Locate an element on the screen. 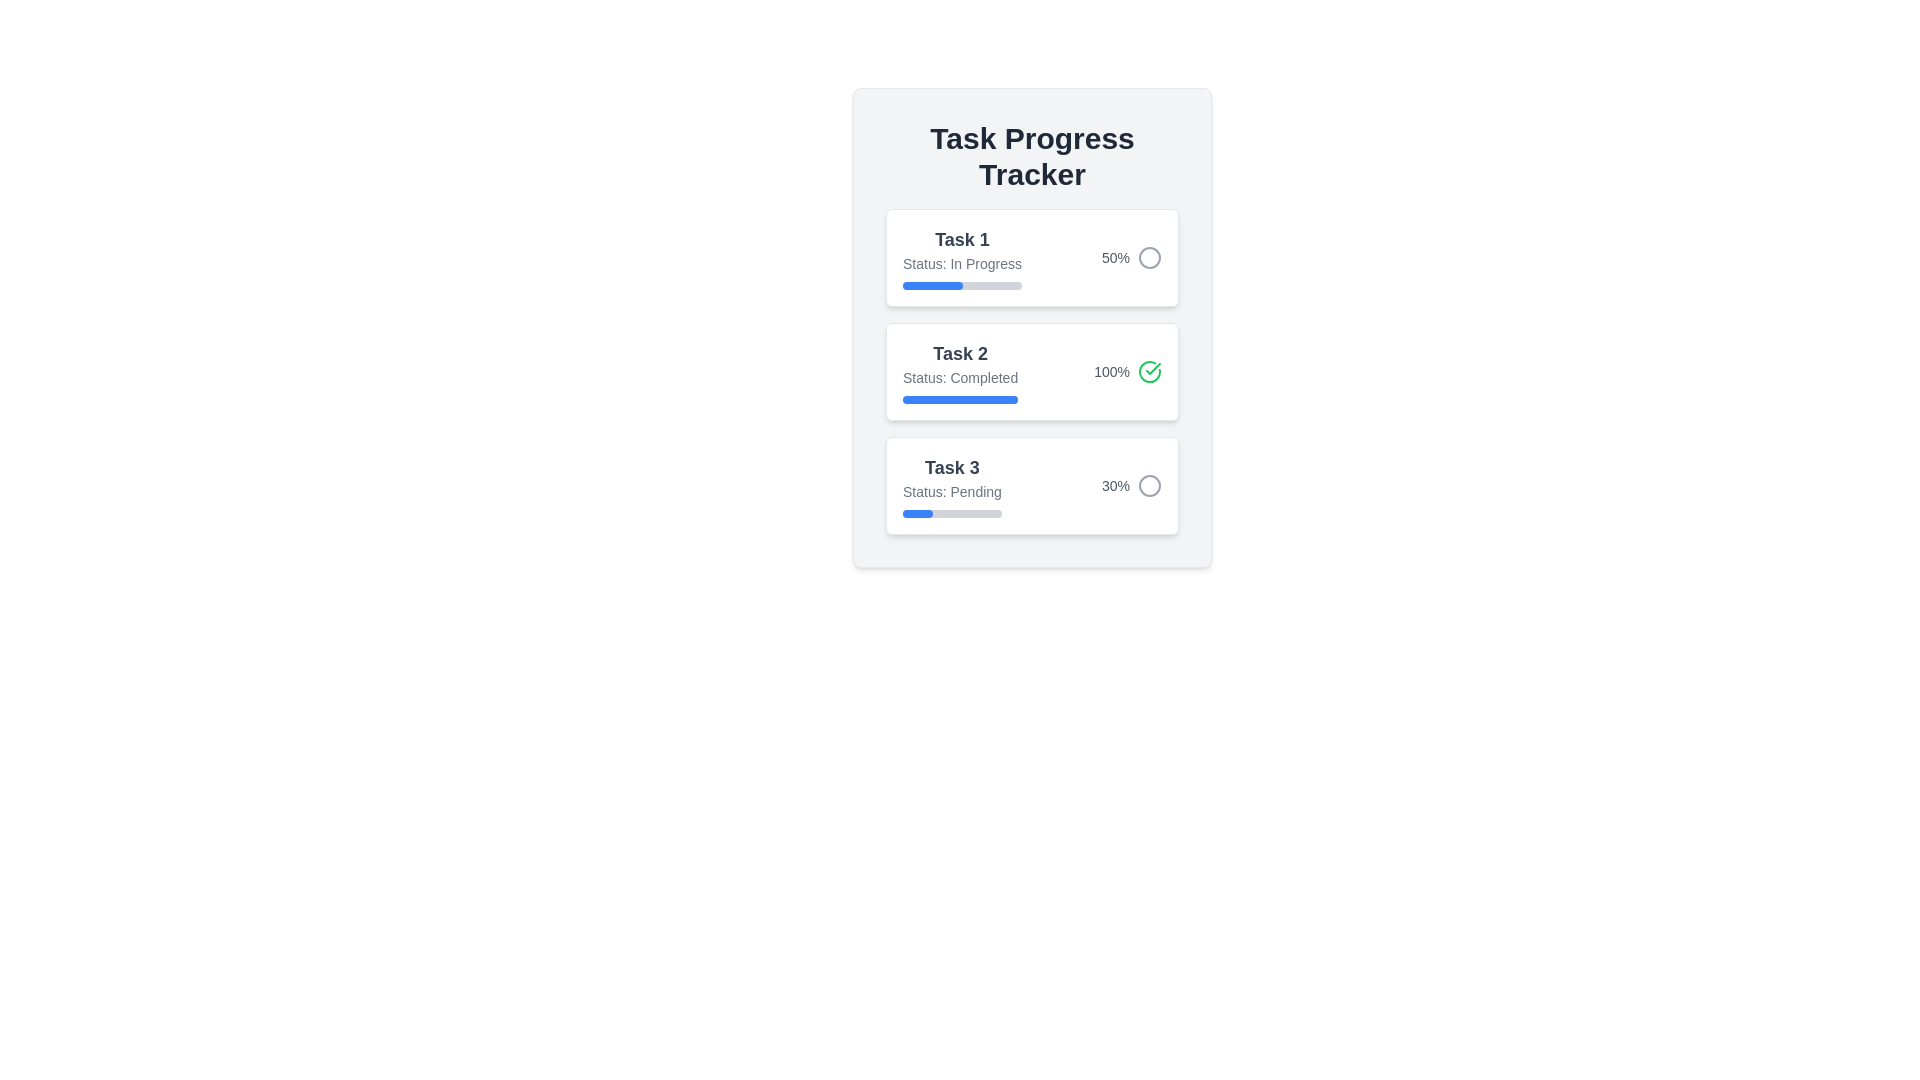 Image resolution: width=1920 pixels, height=1080 pixels. the static text label displaying '50%' that indicates progress within the 'Task Progress Tracker' section, located to the left of the circular icon for 'Task 1' is located at coordinates (1114, 257).